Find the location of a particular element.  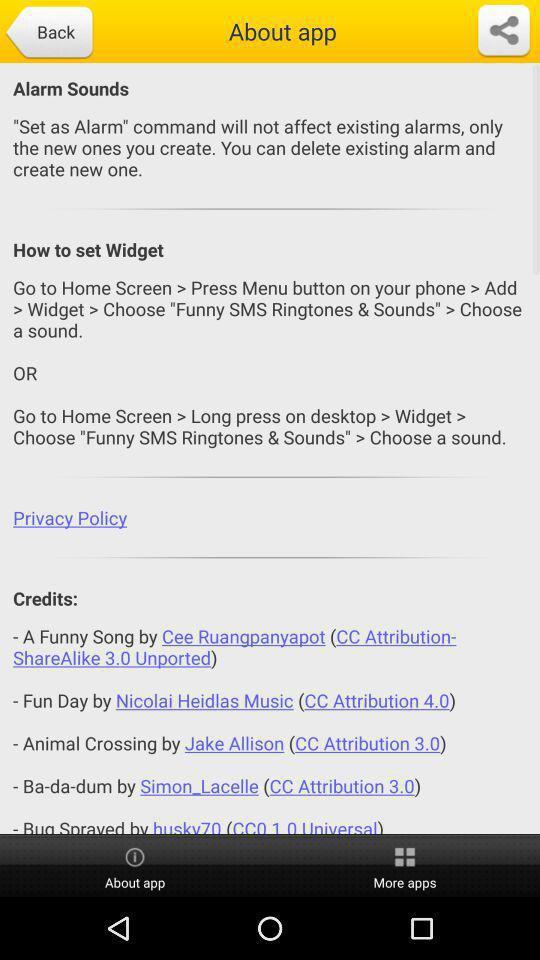

share about page is located at coordinates (502, 30).